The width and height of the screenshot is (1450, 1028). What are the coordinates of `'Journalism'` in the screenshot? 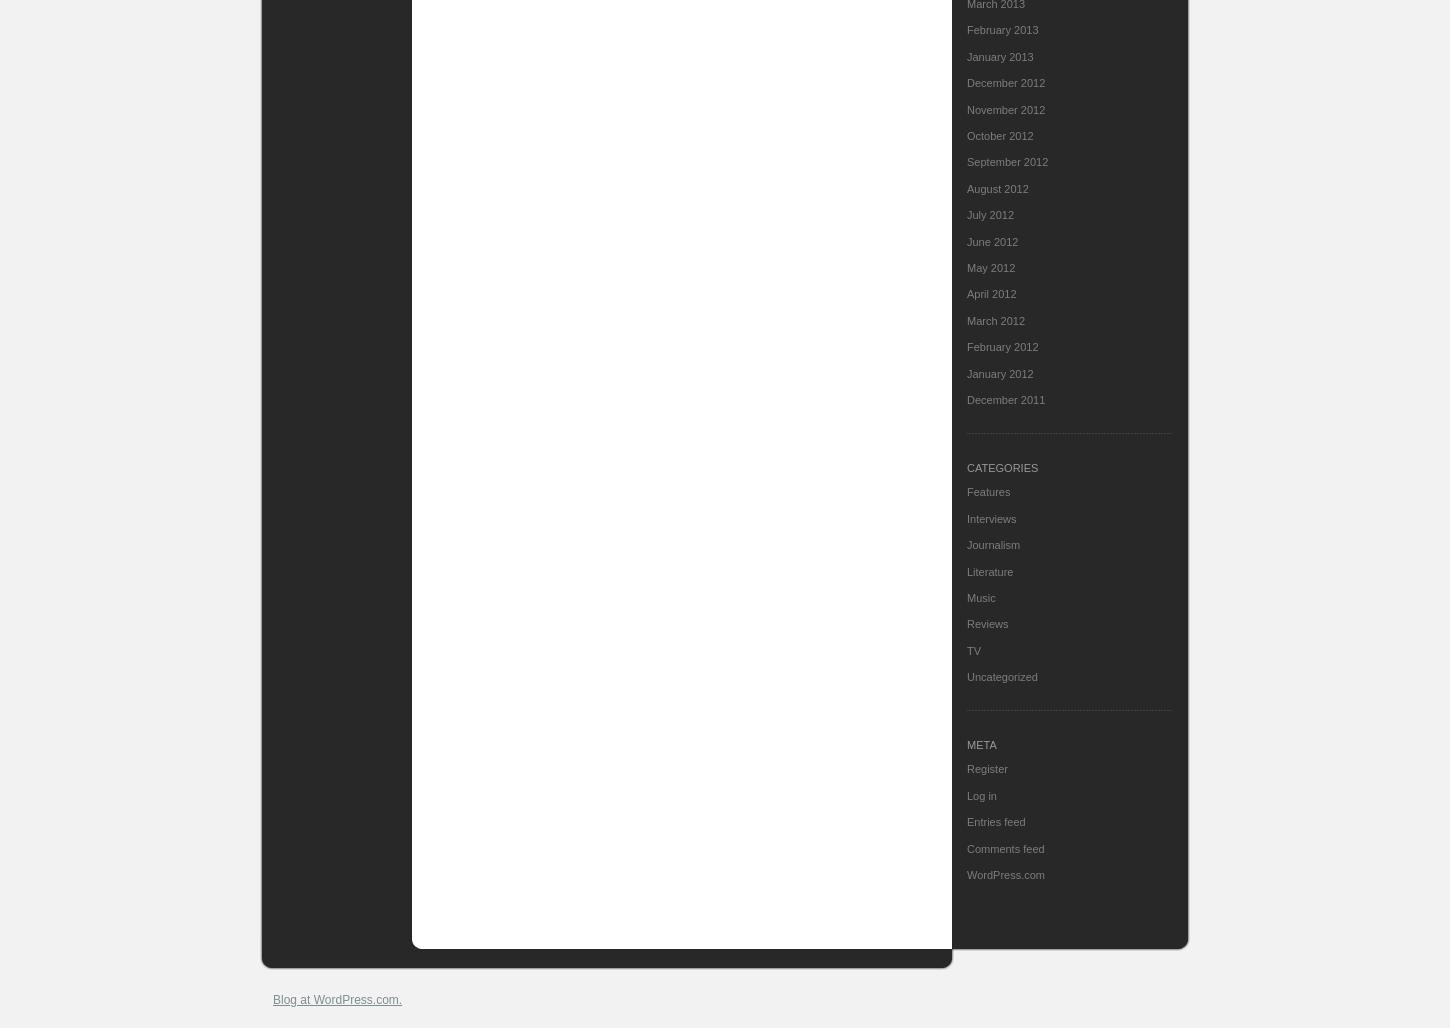 It's located at (967, 545).